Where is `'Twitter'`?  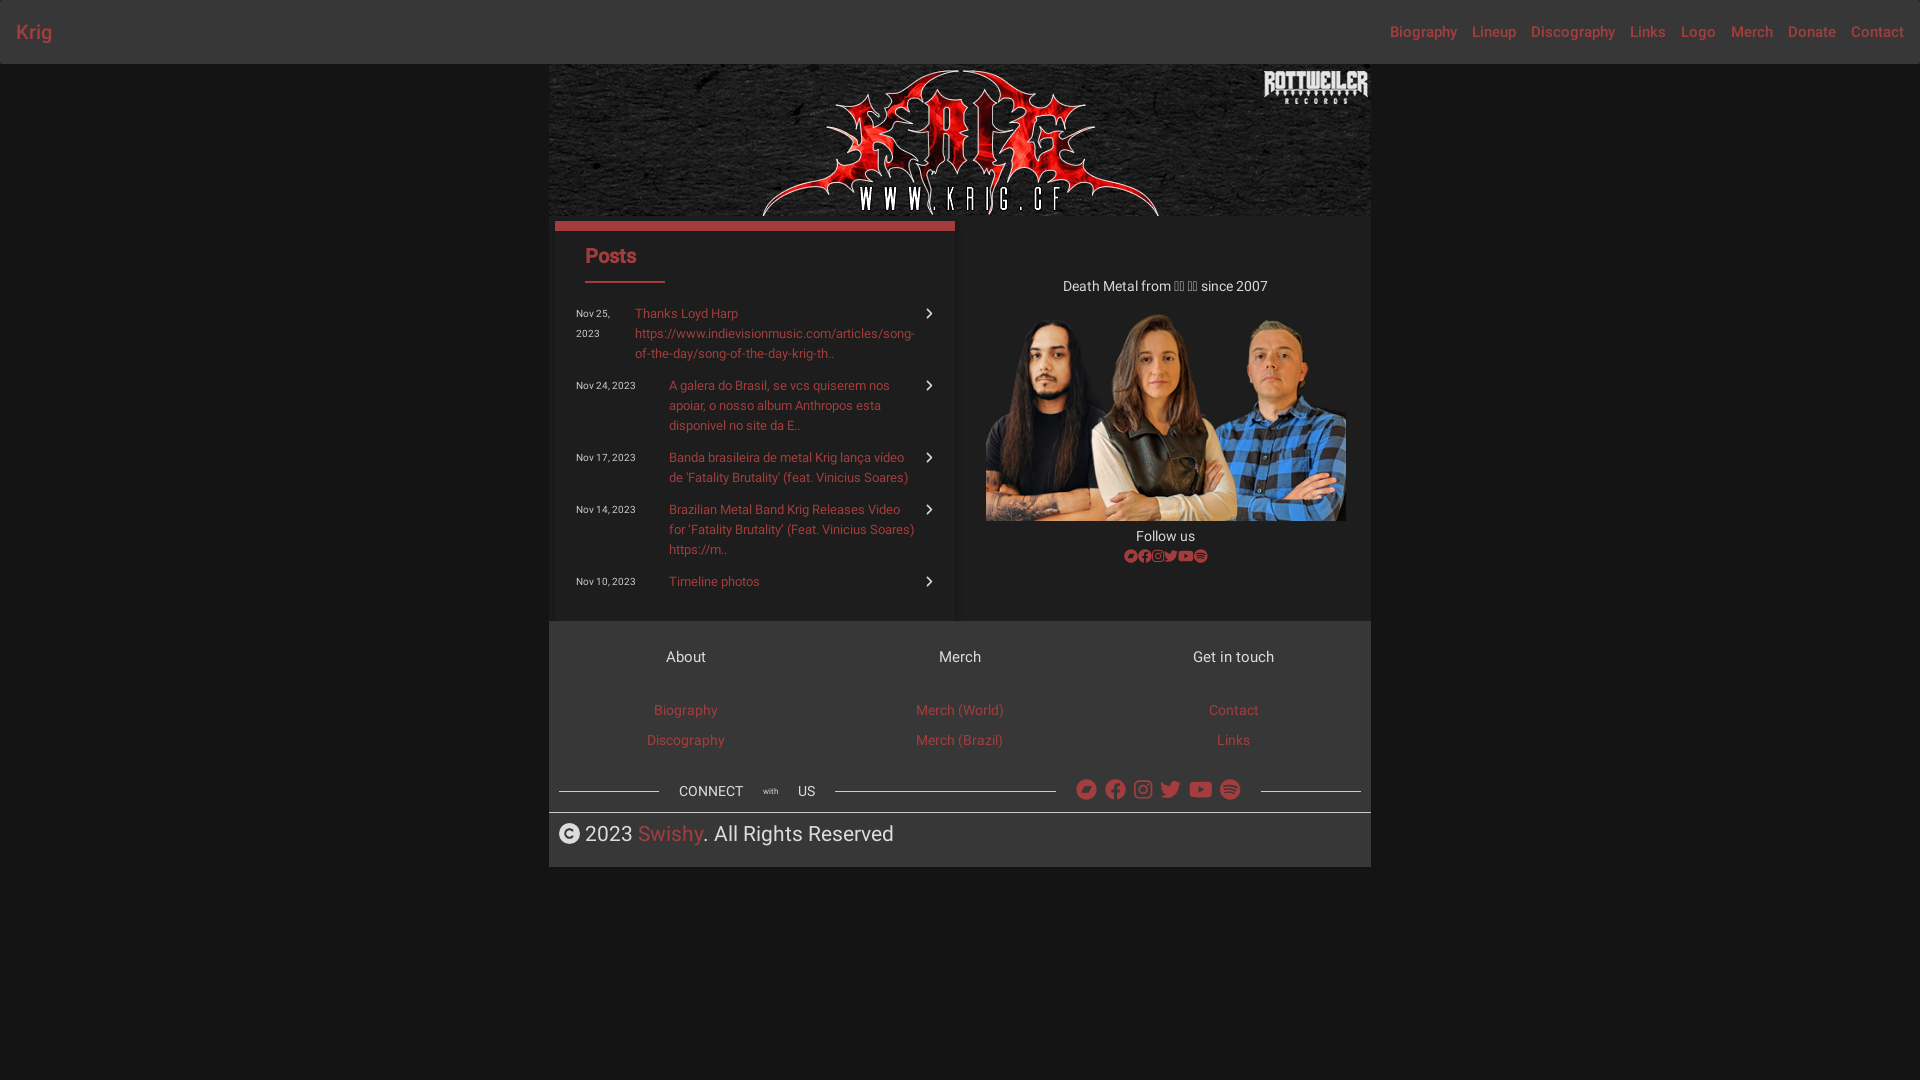 'Twitter' is located at coordinates (1170, 789).